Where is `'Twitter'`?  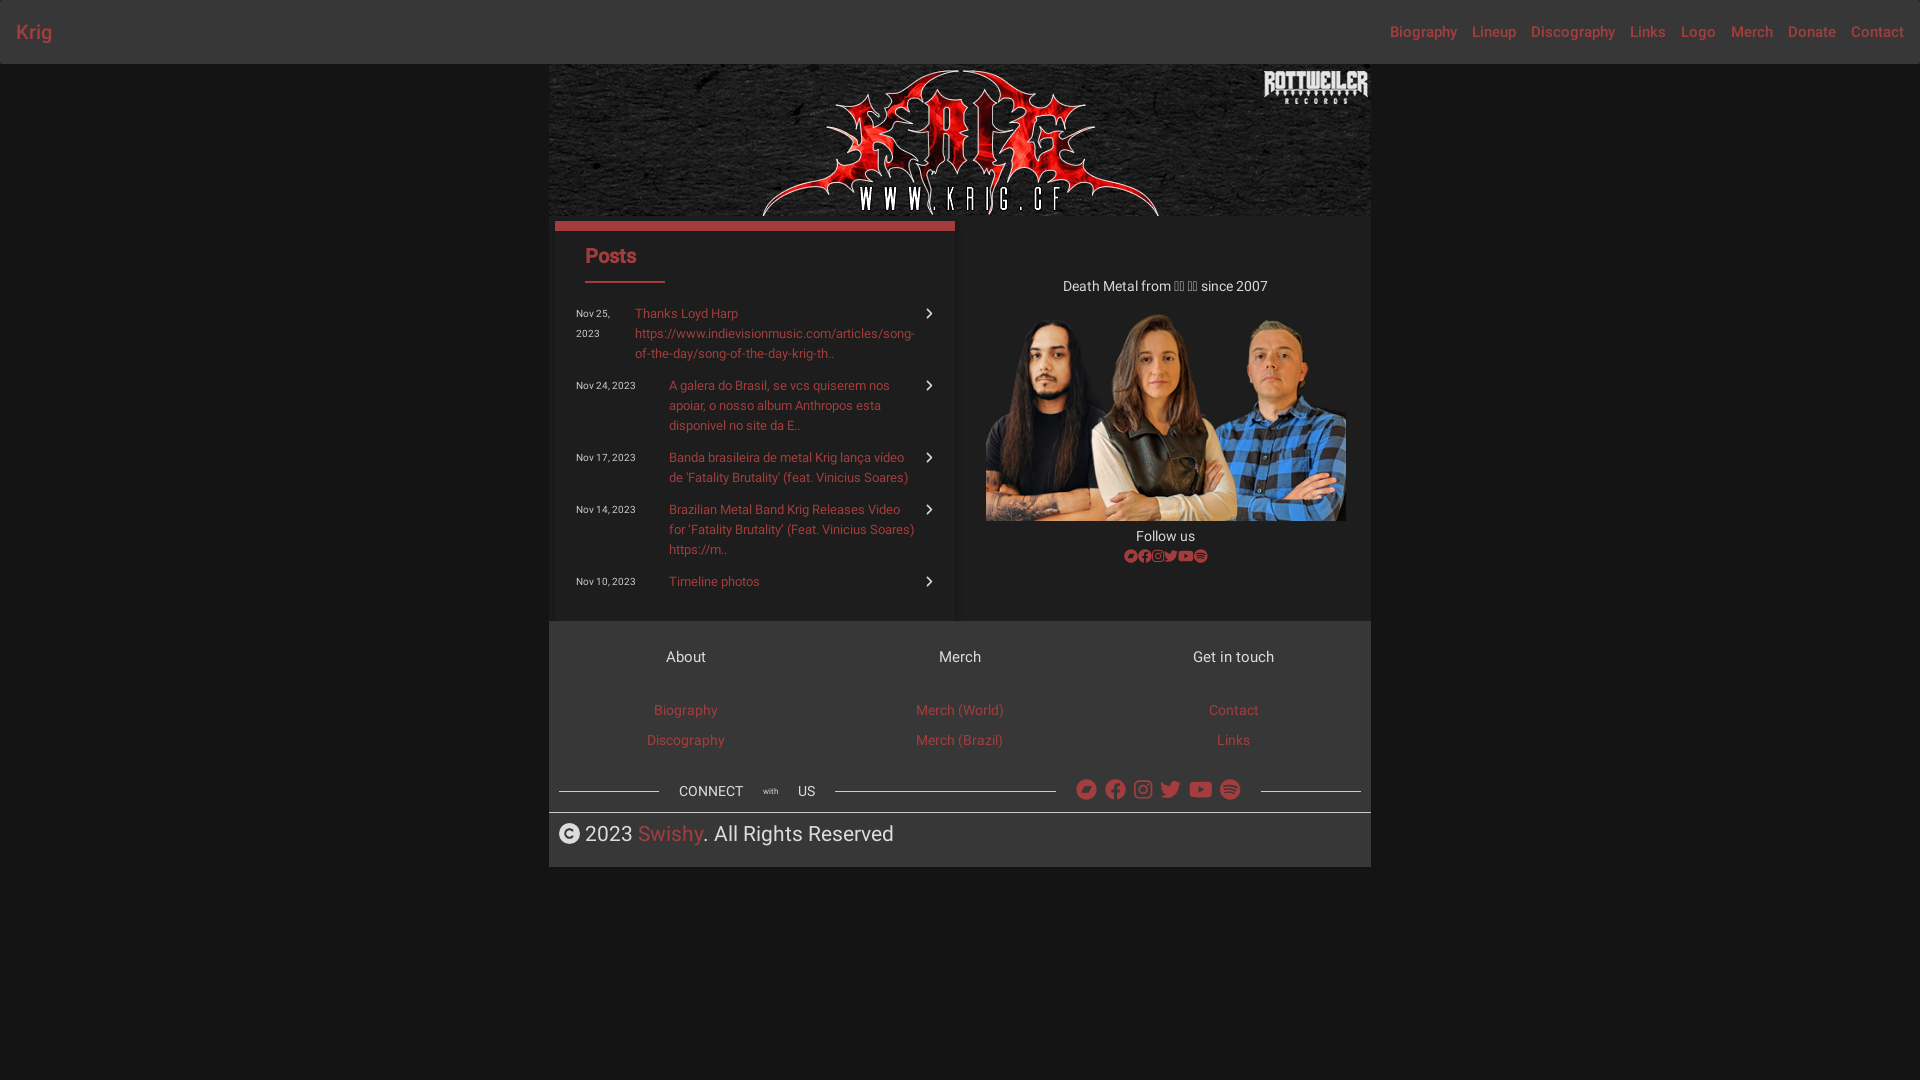 'Twitter' is located at coordinates (1170, 789).